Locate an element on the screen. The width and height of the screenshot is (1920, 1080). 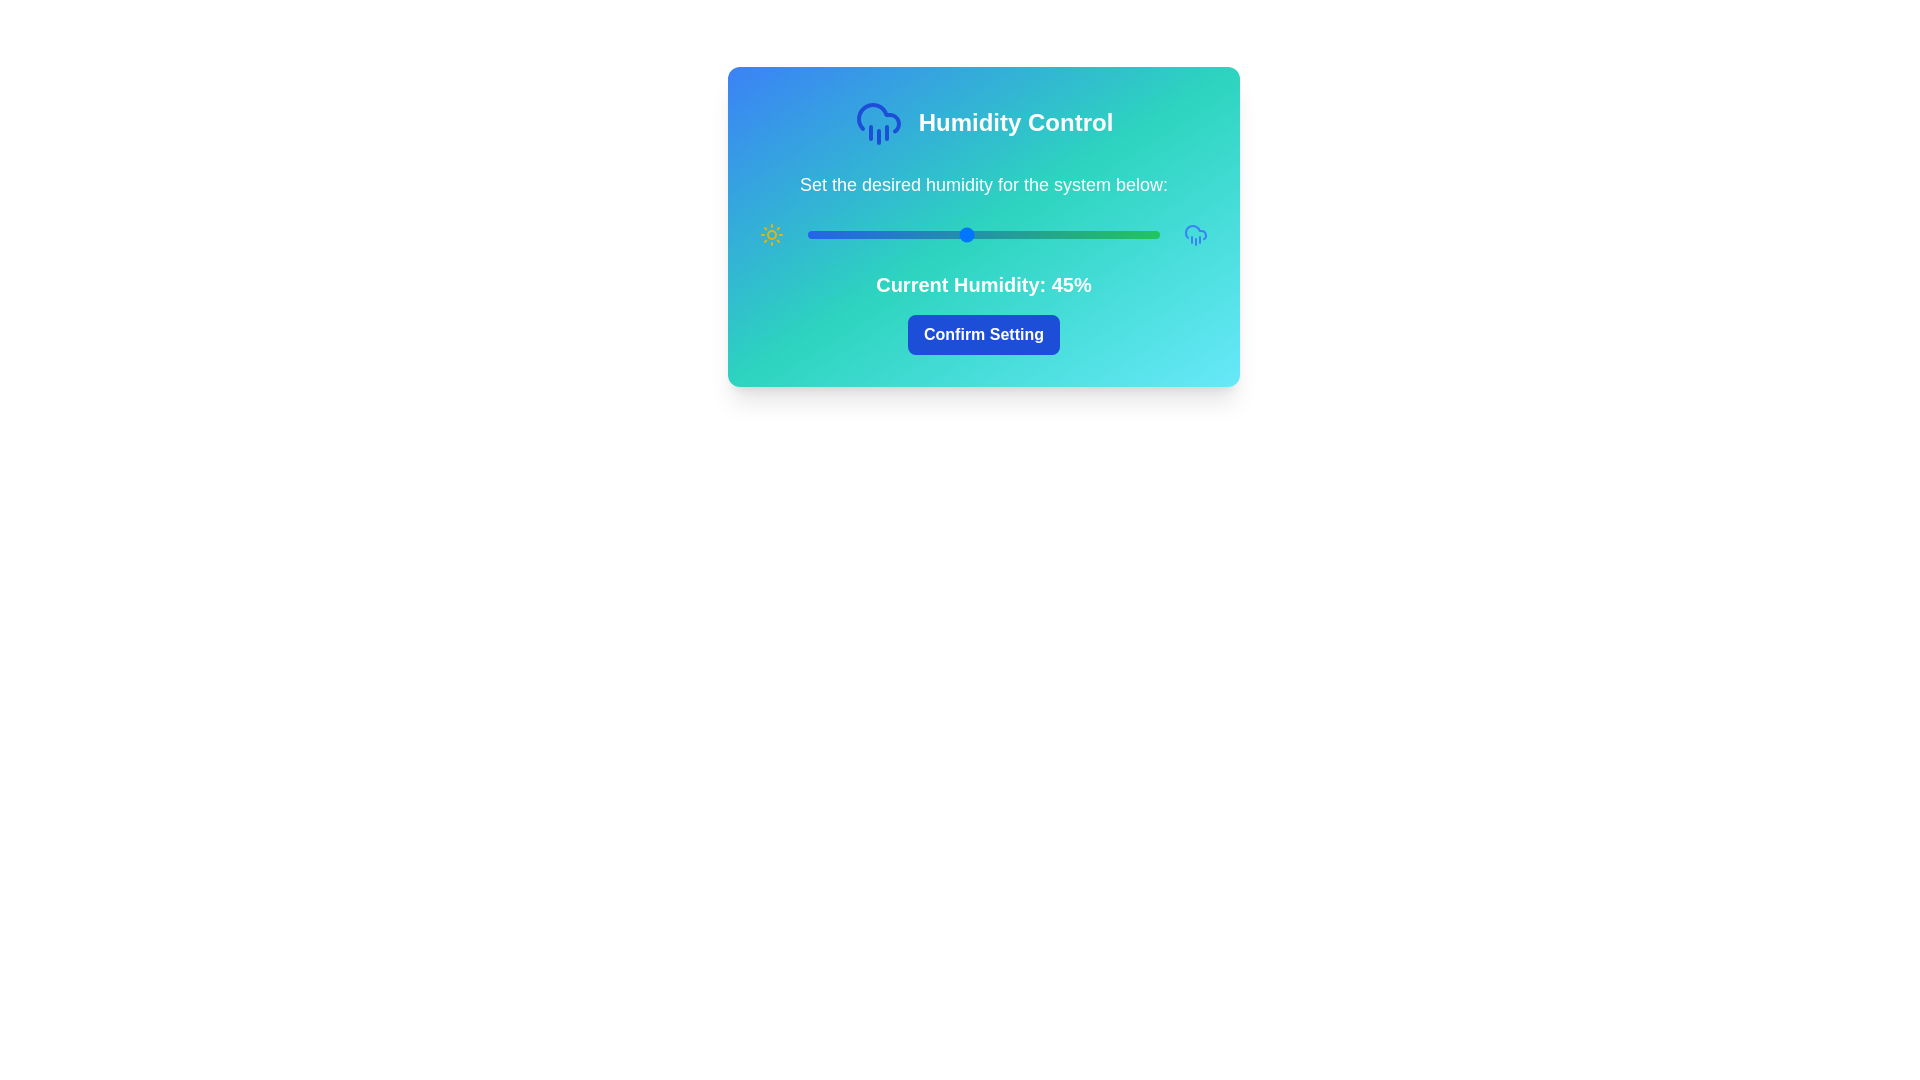
the humidity slider to set the humidity level to 95% is located at coordinates (1142, 234).